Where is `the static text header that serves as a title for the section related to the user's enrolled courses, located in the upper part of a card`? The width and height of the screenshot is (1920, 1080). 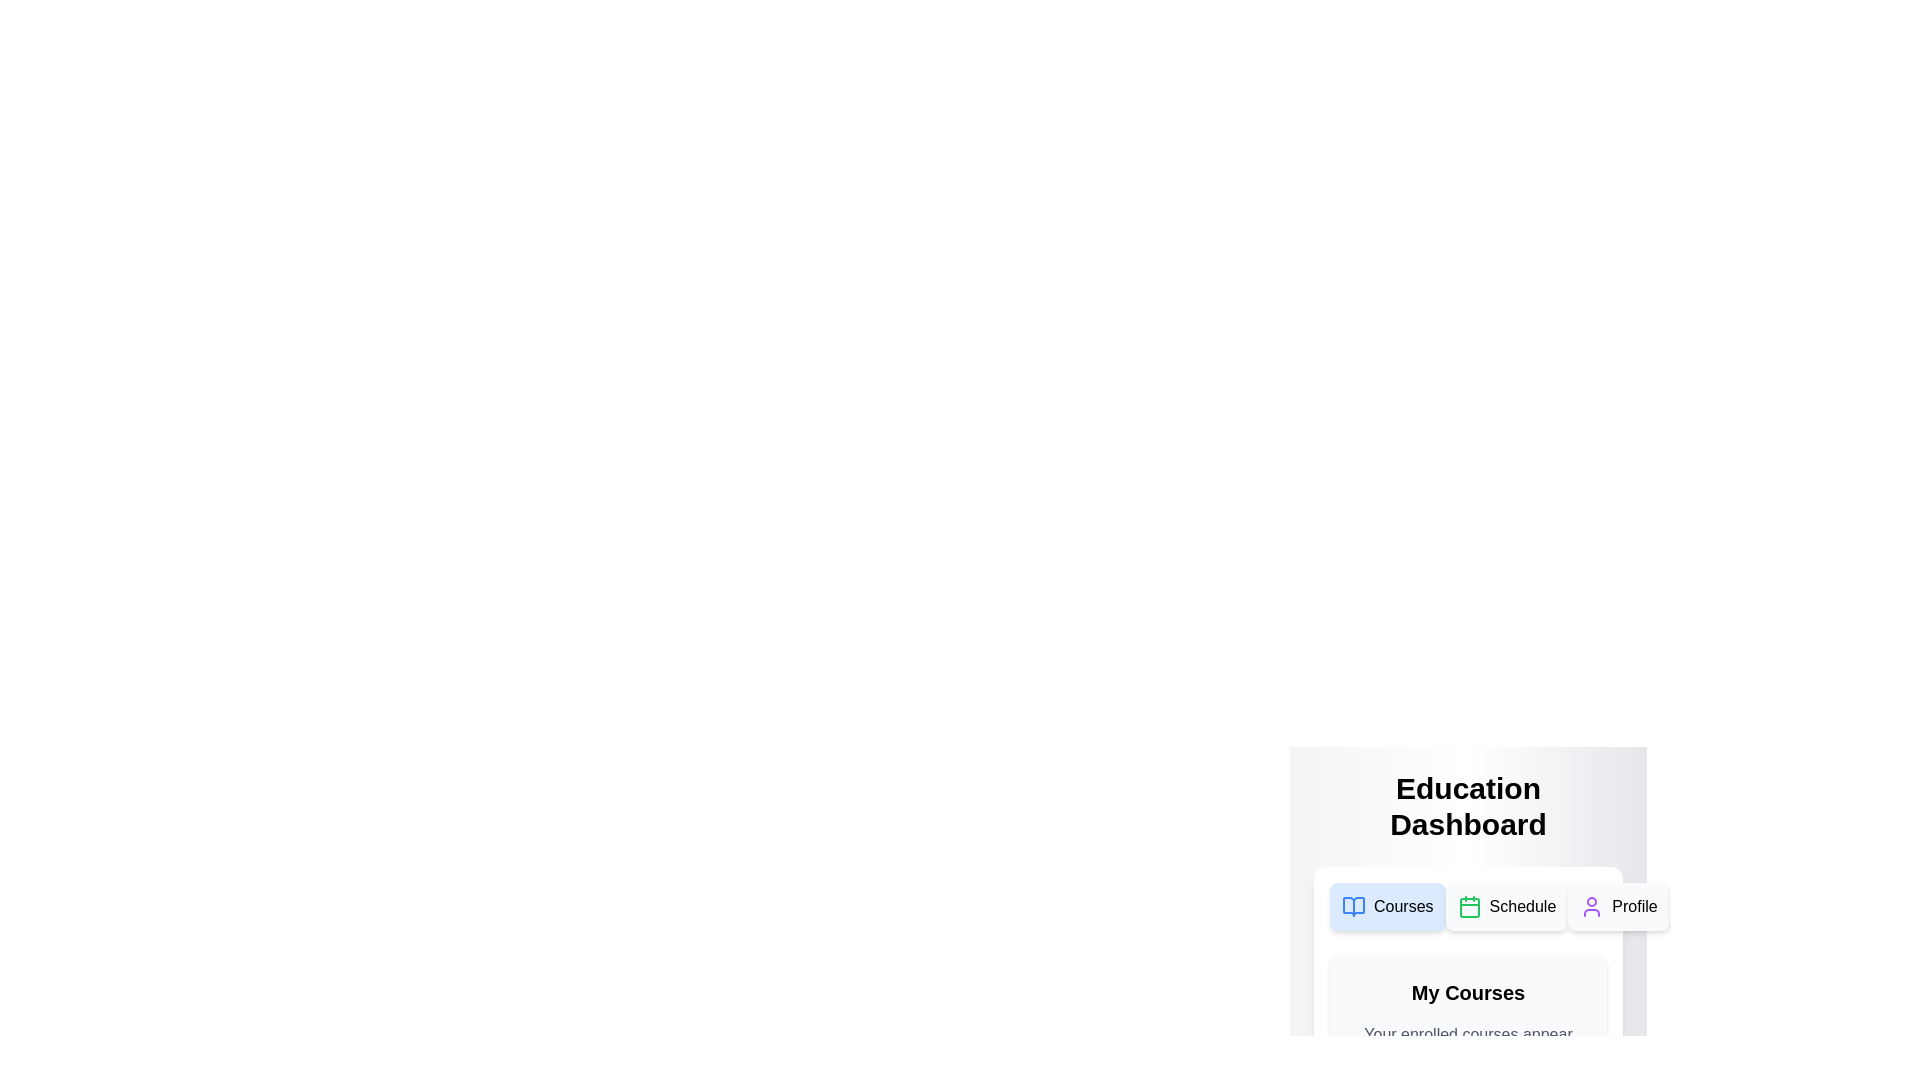
the static text header that serves as a title for the section related to the user's enrolled courses, located in the upper part of a card is located at coordinates (1468, 992).